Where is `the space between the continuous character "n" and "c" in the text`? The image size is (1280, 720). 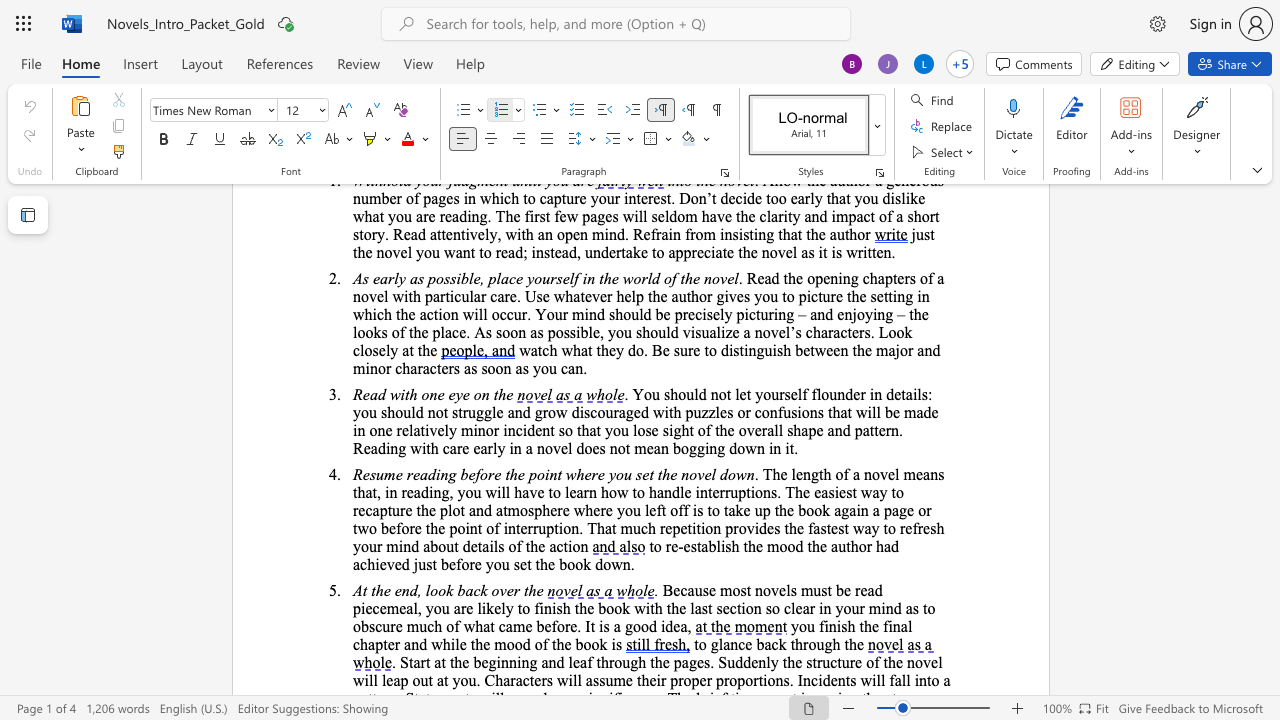 the space between the continuous character "n" and "c" in the text is located at coordinates (515, 429).